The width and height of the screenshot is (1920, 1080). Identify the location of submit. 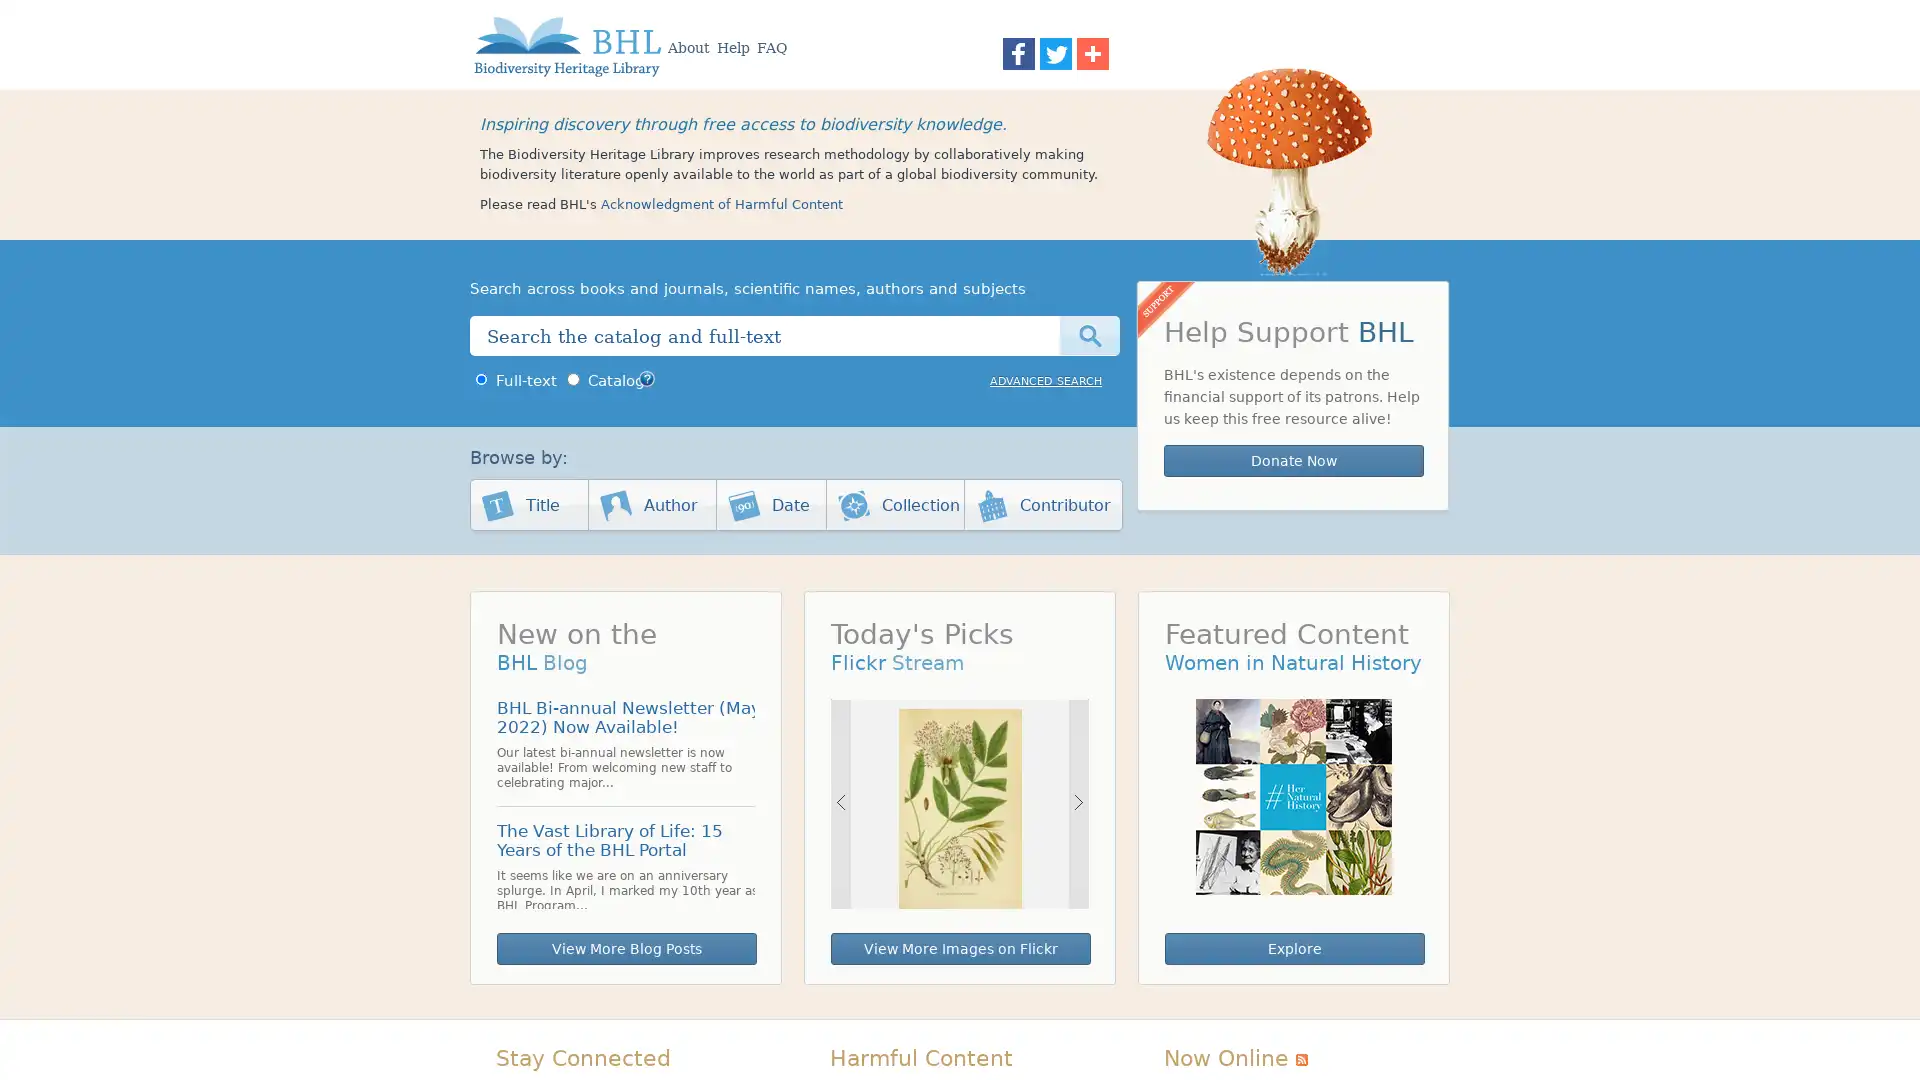
(1088, 334).